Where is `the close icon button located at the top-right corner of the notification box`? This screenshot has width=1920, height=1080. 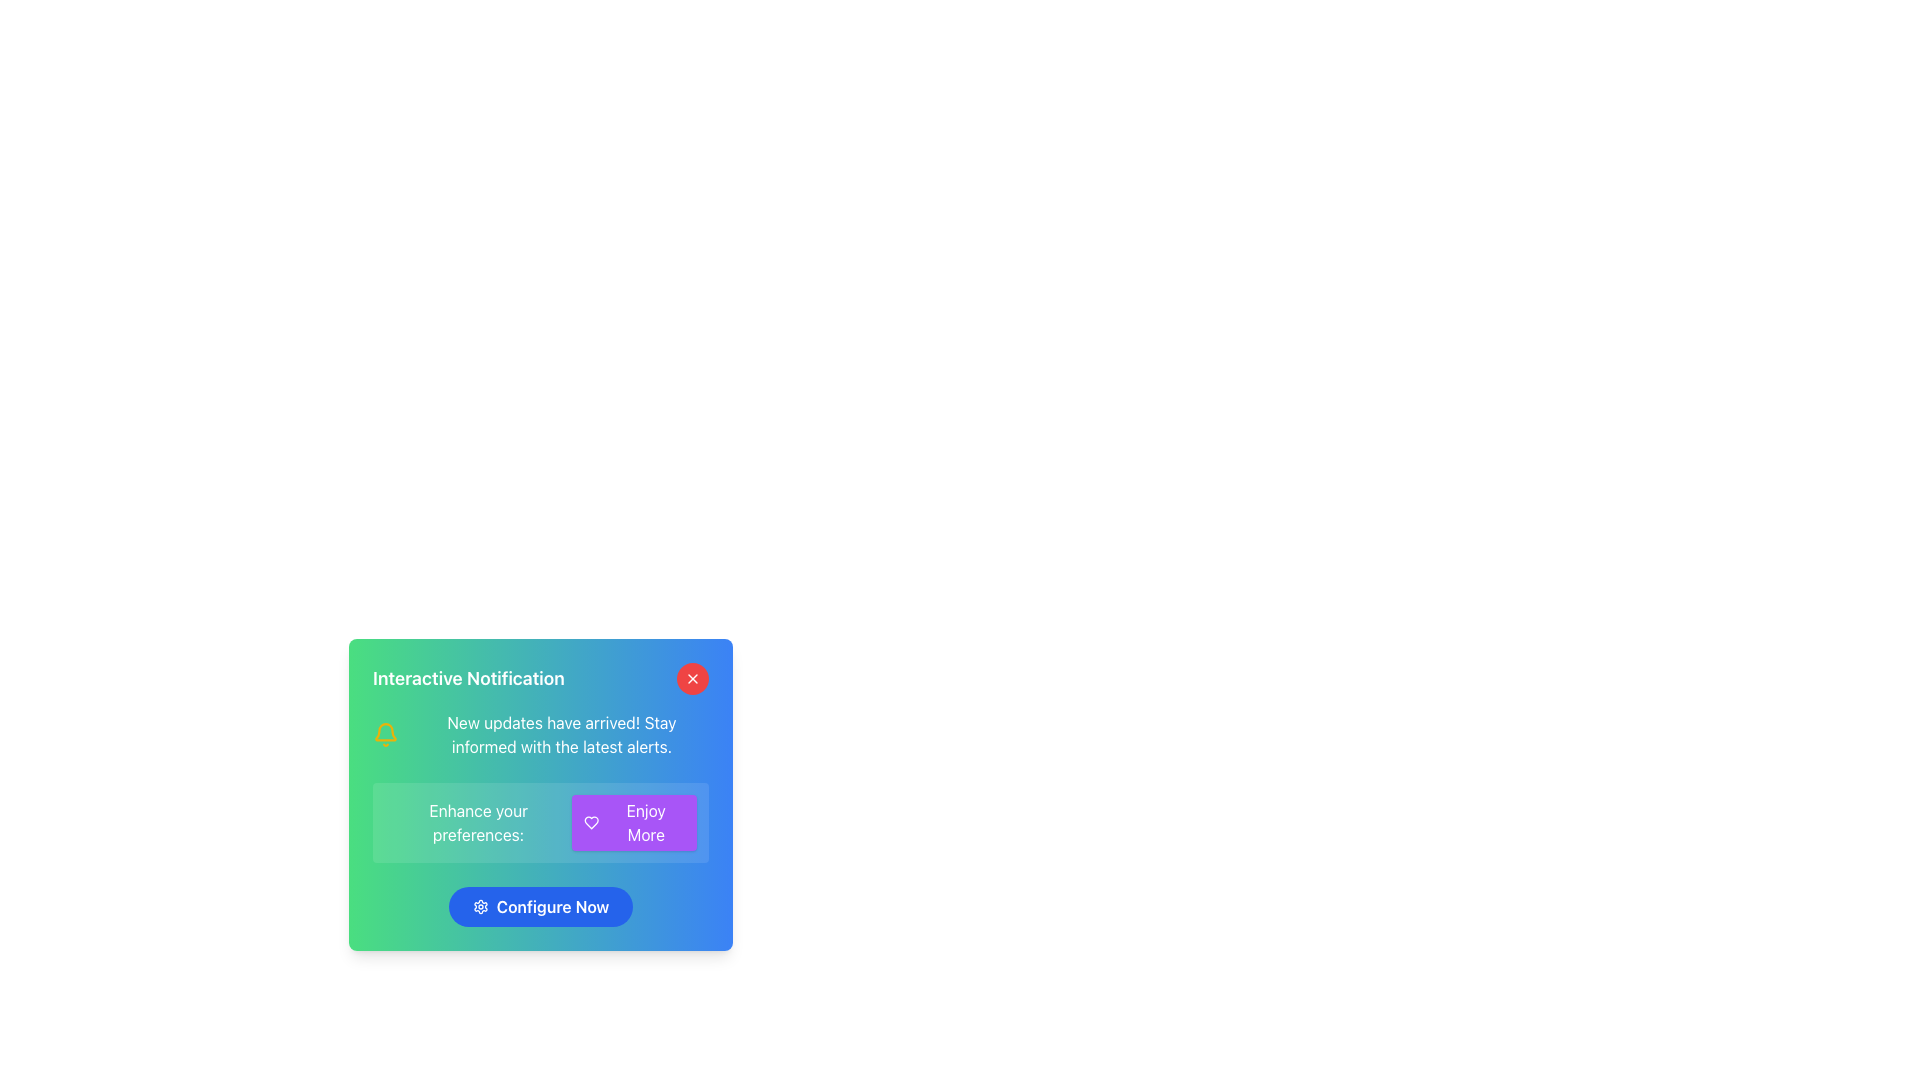 the close icon button located at the top-right corner of the notification box is located at coordinates (692, 677).